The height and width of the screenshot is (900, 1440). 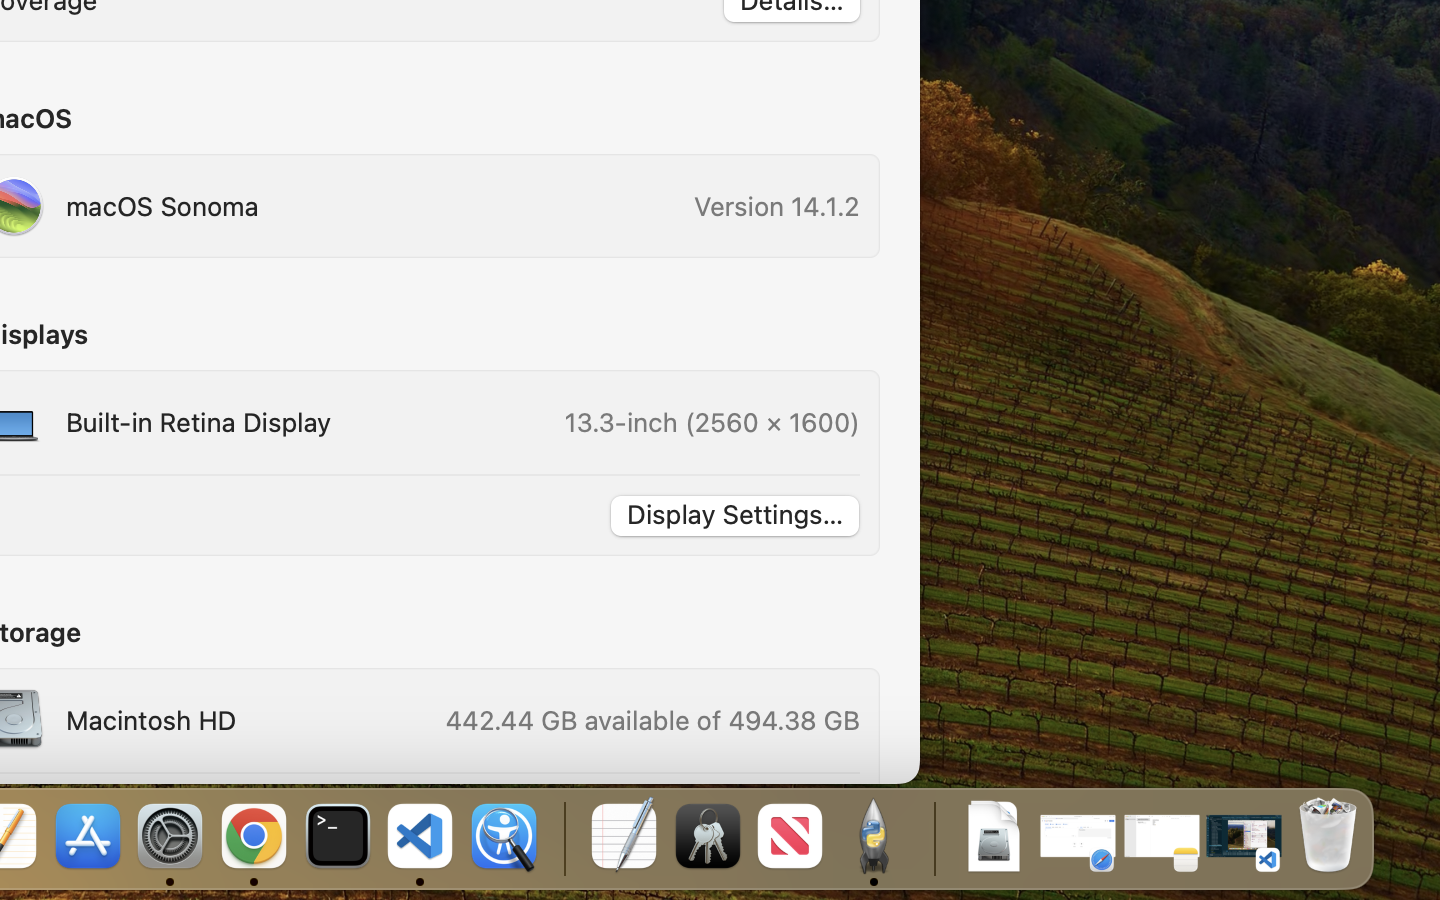 What do you see at coordinates (776, 206) in the screenshot?
I see `'Version 14.1.2'` at bounding box center [776, 206].